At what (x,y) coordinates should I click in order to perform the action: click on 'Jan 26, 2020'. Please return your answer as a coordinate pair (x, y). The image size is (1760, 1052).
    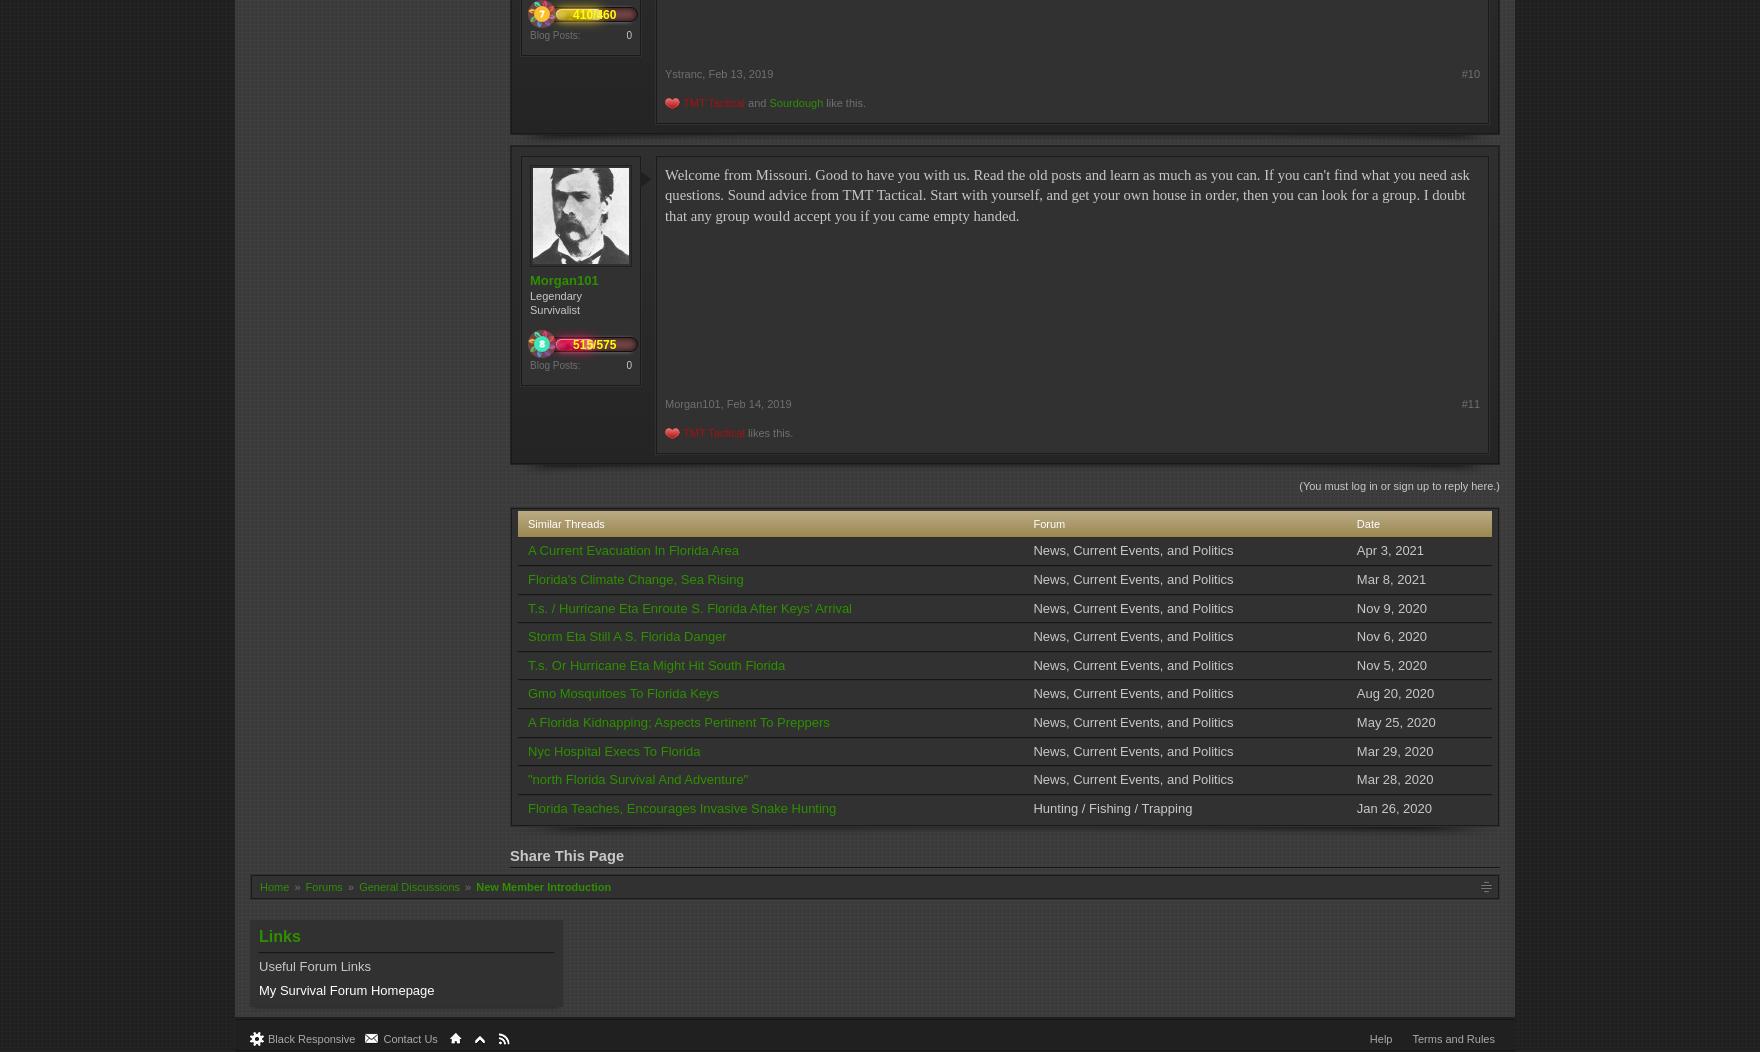
    Looking at the image, I should click on (1393, 807).